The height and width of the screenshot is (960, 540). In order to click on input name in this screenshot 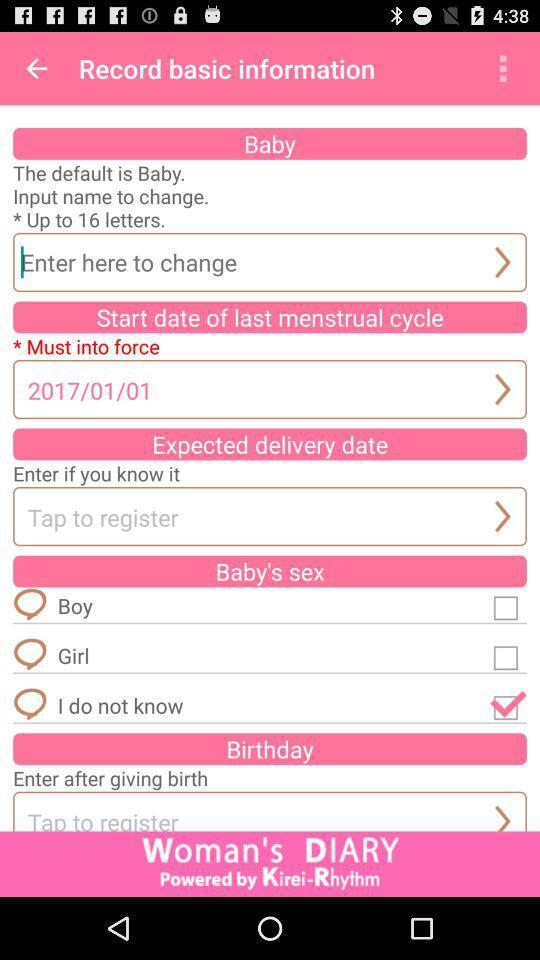, I will do `click(270, 261)`.